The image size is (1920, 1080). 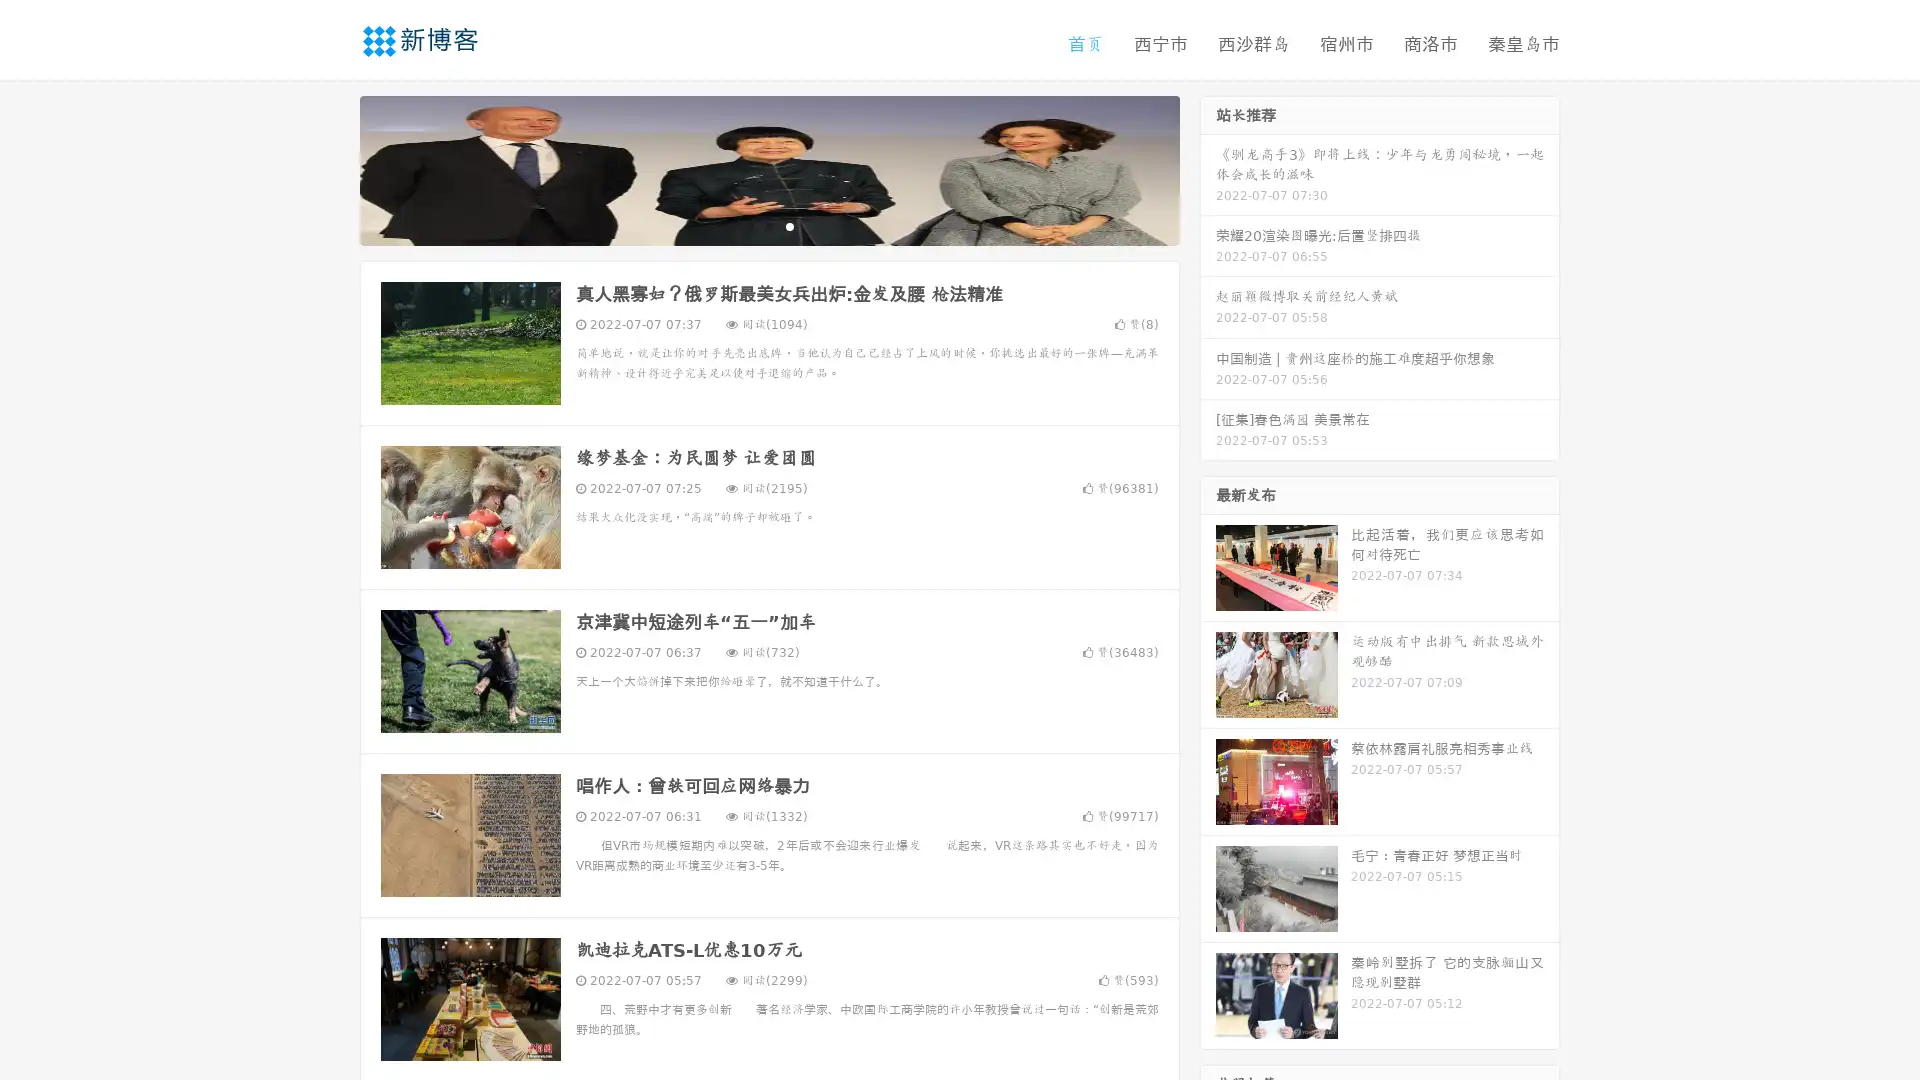 What do you see at coordinates (1208, 168) in the screenshot?
I see `Next slide` at bounding box center [1208, 168].